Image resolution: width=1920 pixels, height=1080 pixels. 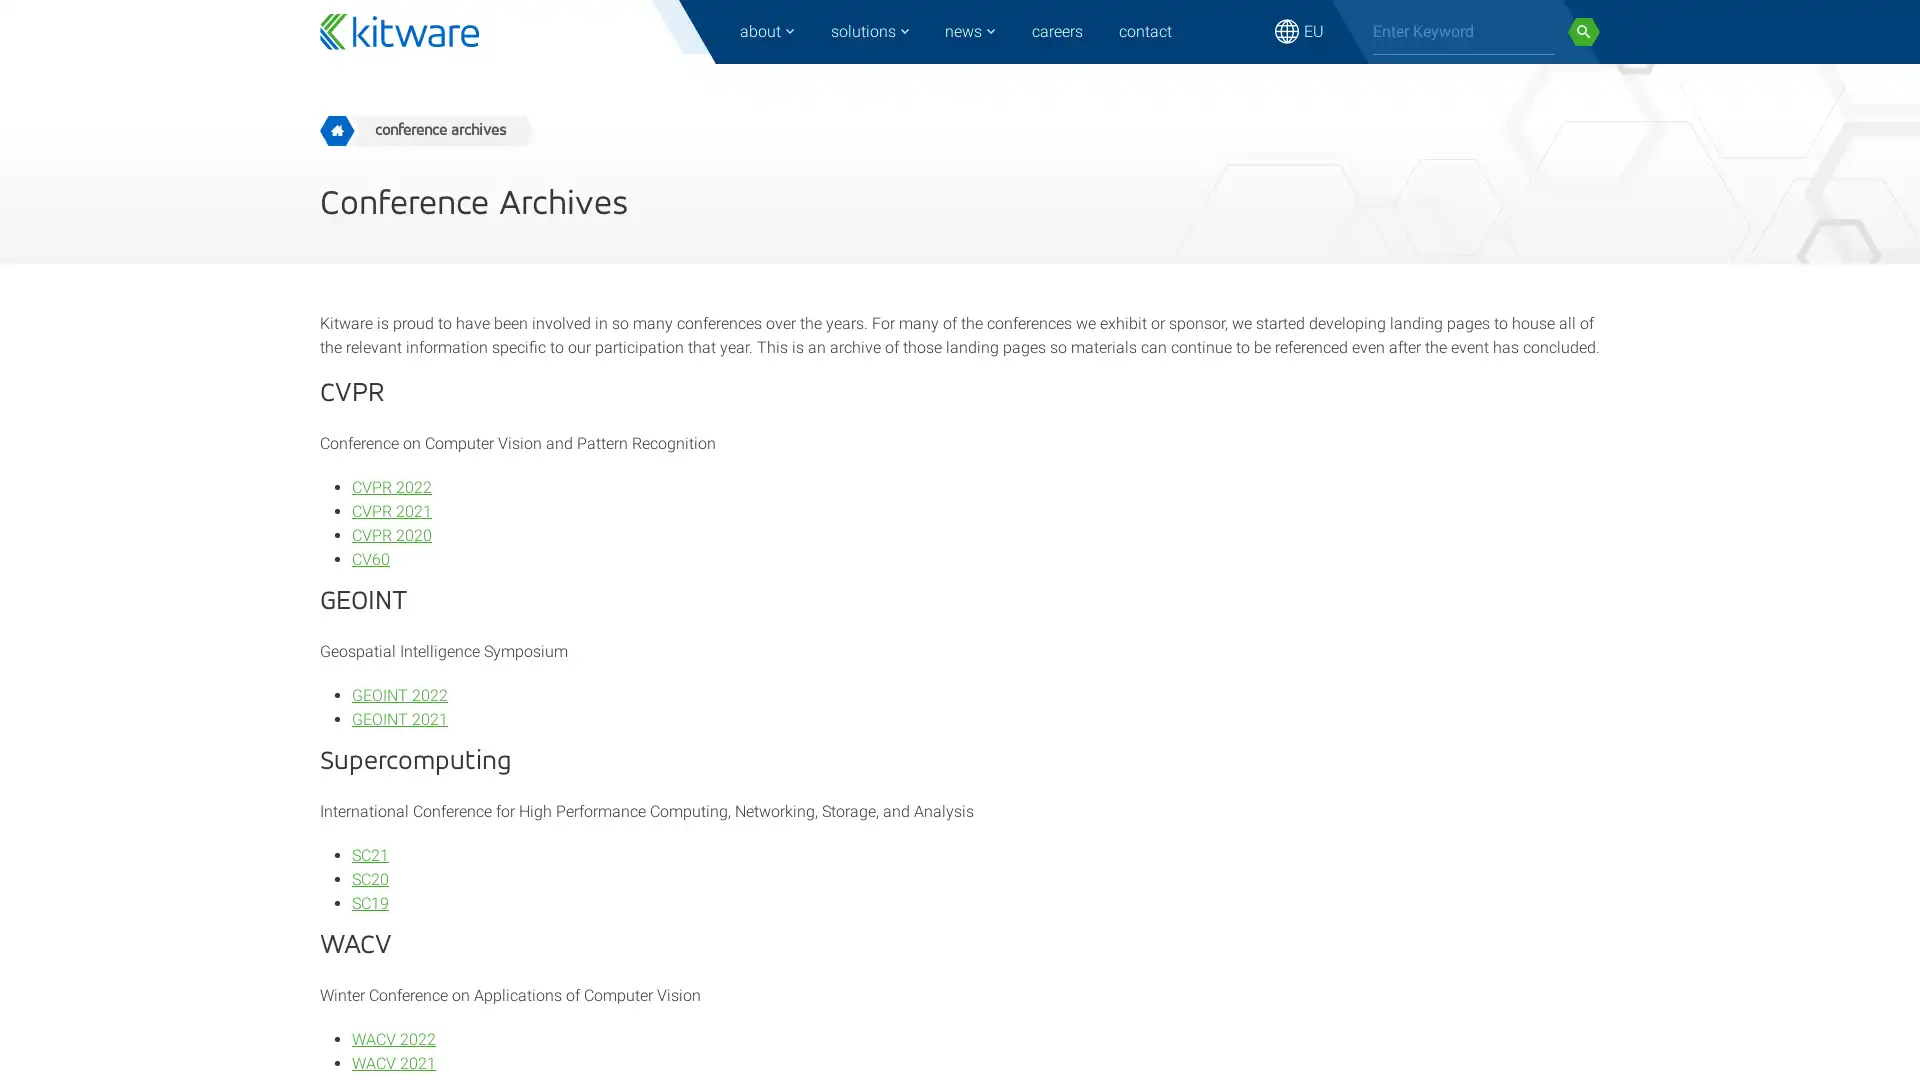 What do you see at coordinates (1583, 31) in the screenshot?
I see `Search` at bounding box center [1583, 31].